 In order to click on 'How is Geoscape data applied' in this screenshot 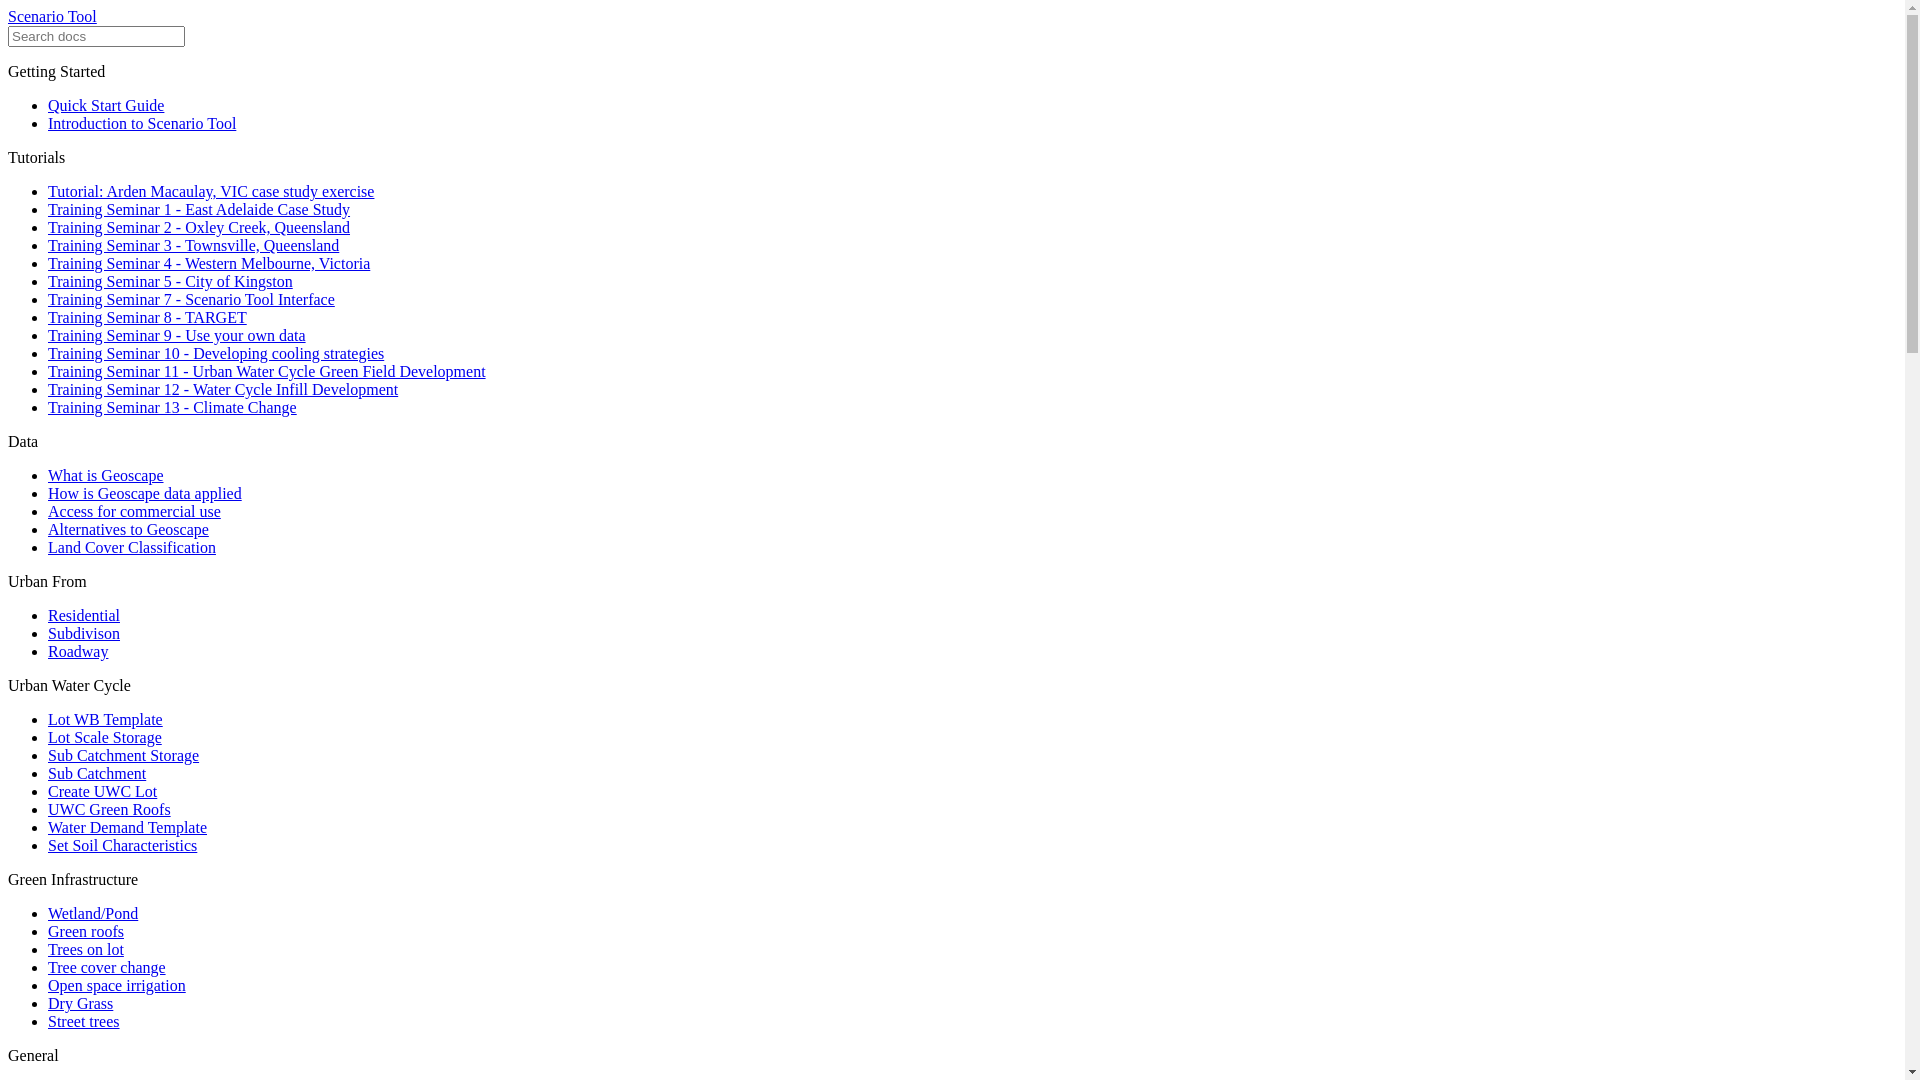, I will do `click(143, 493)`.